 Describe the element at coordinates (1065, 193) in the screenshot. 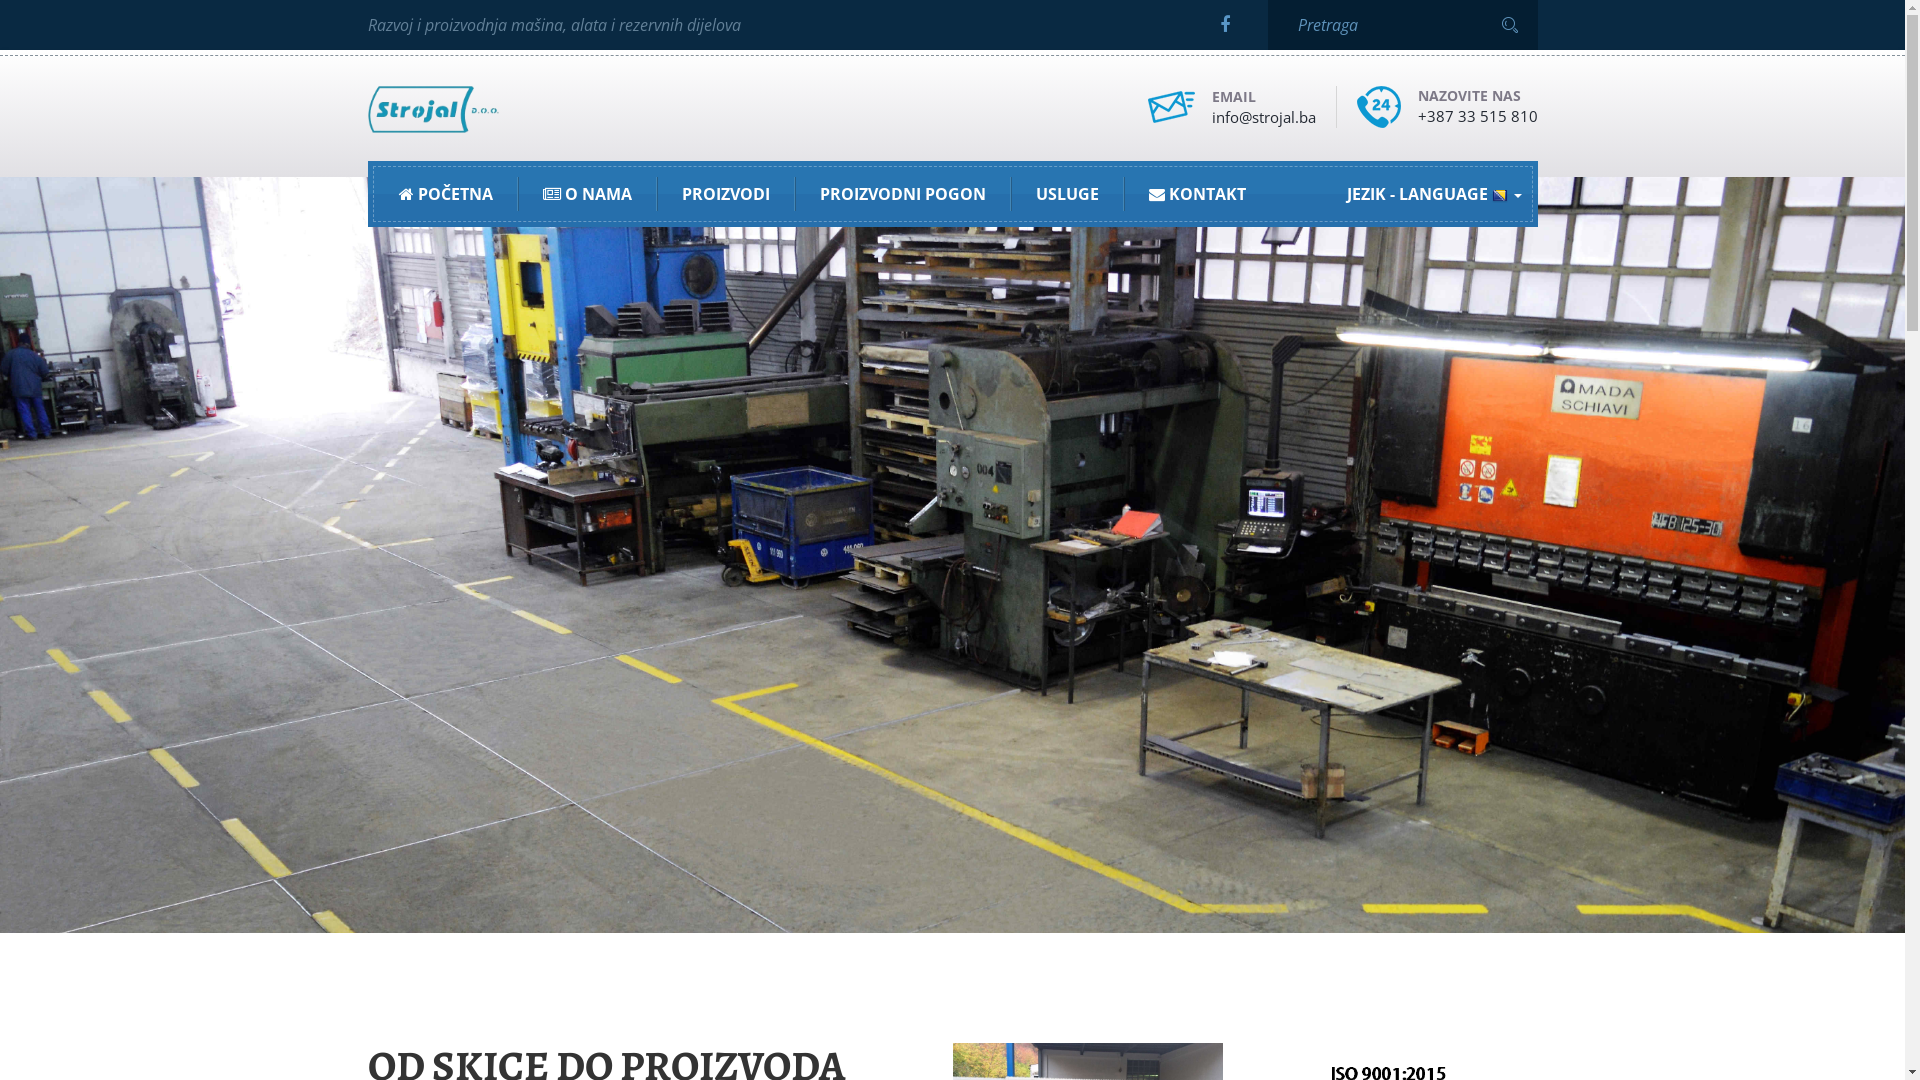

I see `'USLUGE'` at that location.